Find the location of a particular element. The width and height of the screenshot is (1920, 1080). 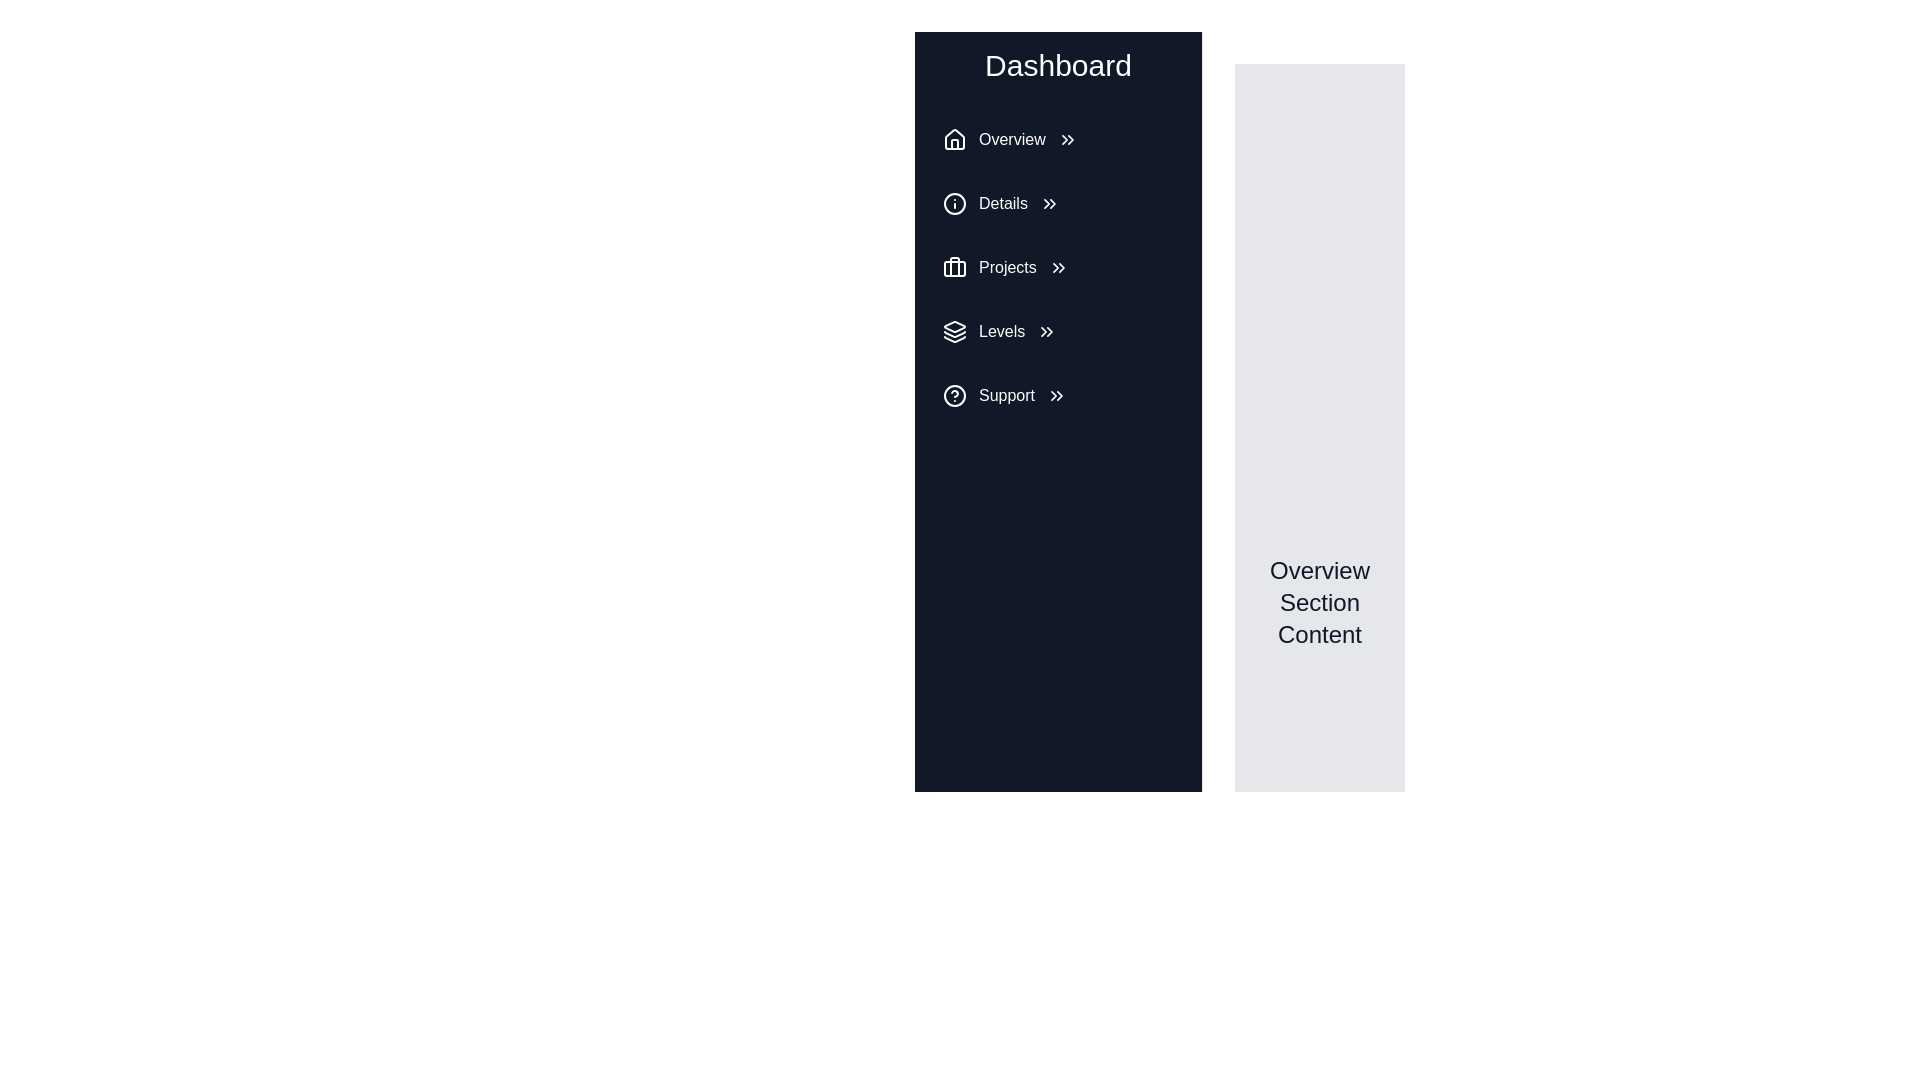

the graphical icon associated with the 'Support' label by clicking on the central circle of the icon in the left sidebar of the dashboard is located at coordinates (954, 396).